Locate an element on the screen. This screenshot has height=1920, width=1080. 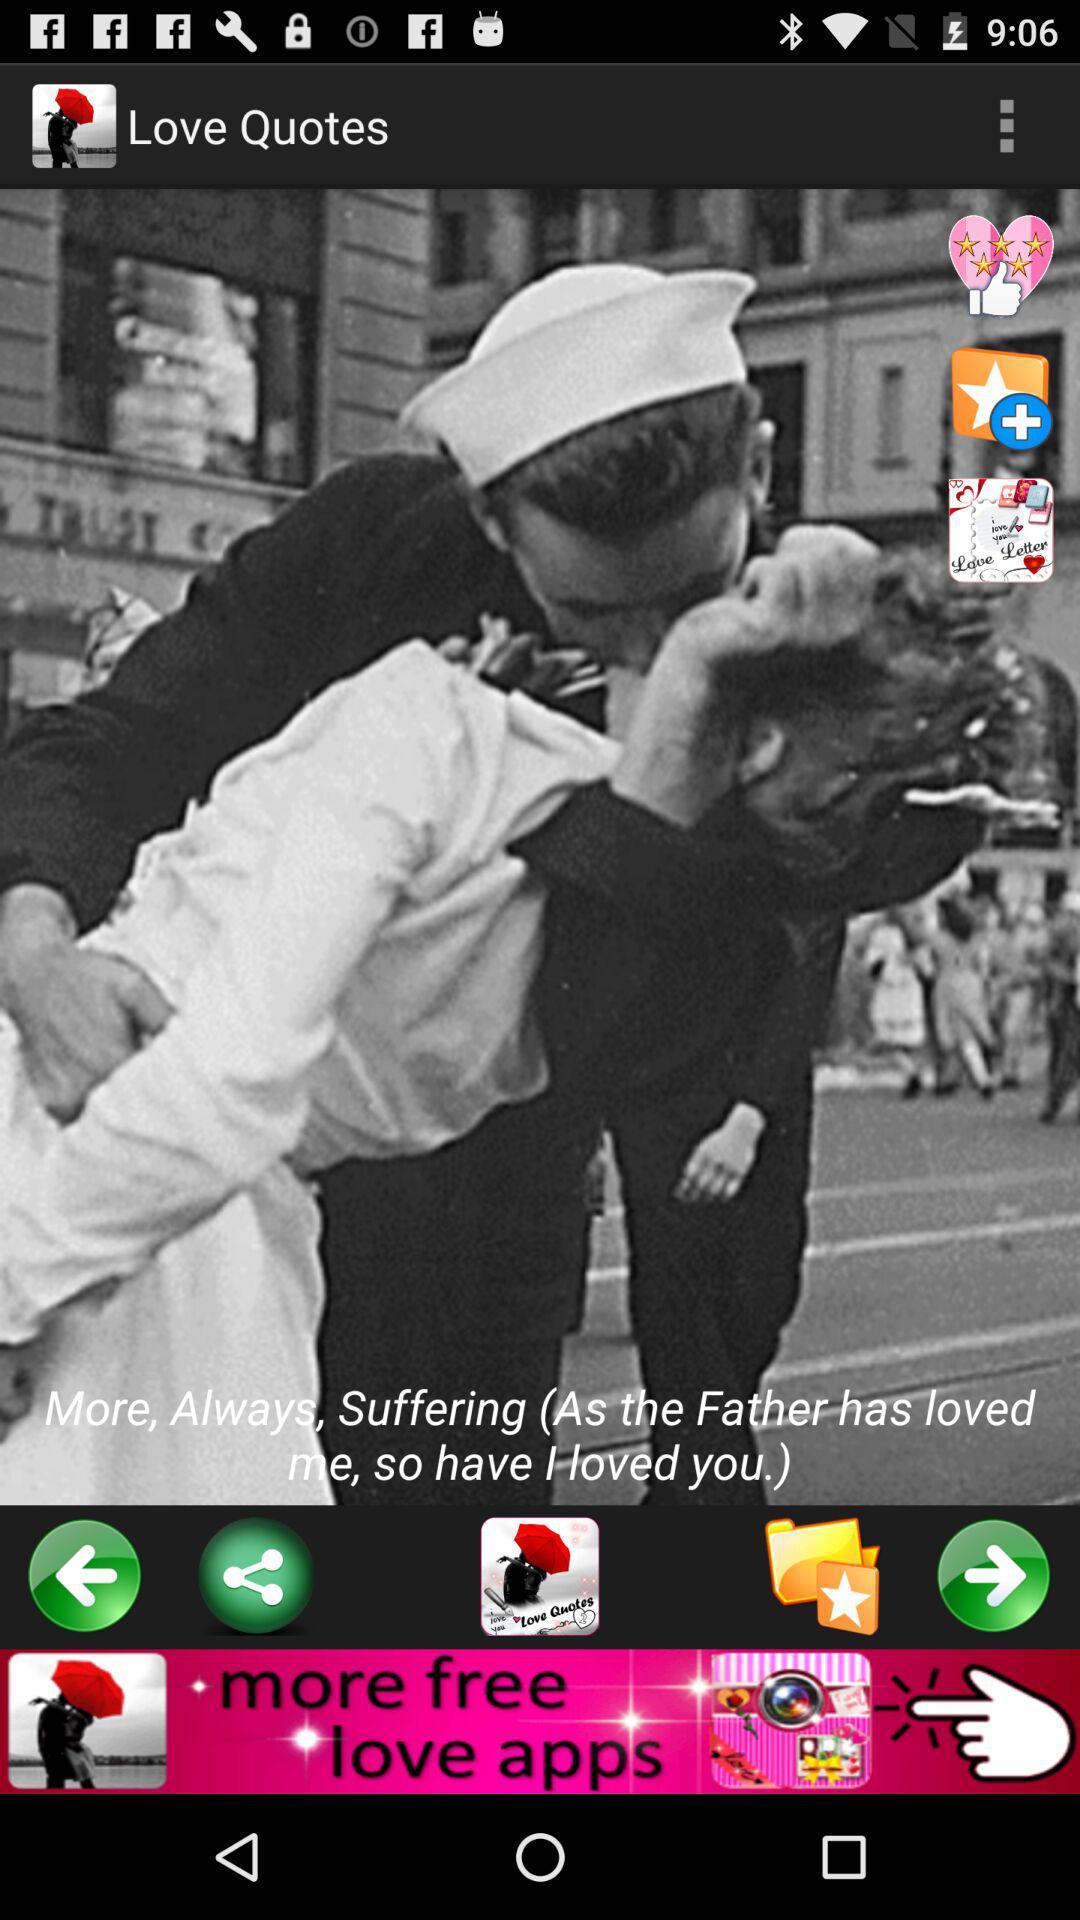
the star icon is located at coordinates (1001, 426).